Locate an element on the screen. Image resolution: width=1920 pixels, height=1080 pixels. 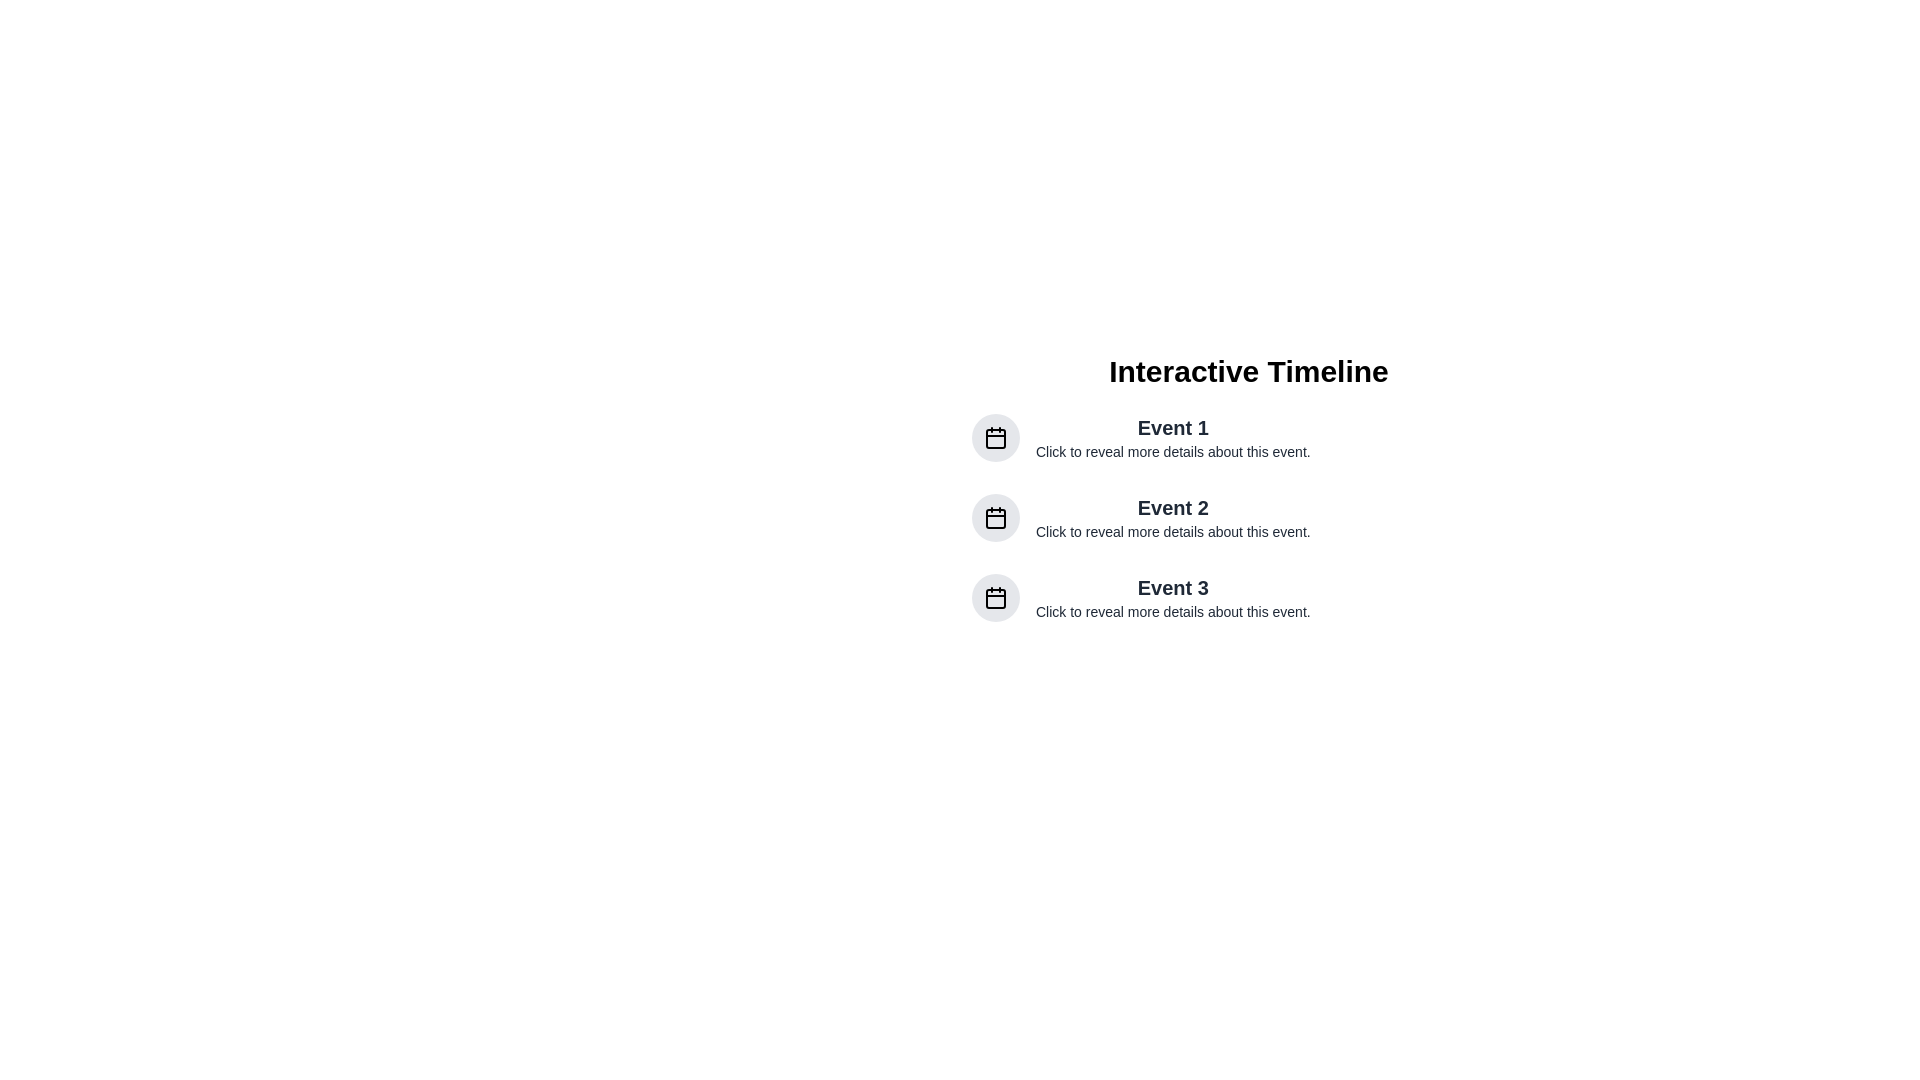
the Timeline Event Entry labeled 'Event 2' is located at coordinates (1247, 516).